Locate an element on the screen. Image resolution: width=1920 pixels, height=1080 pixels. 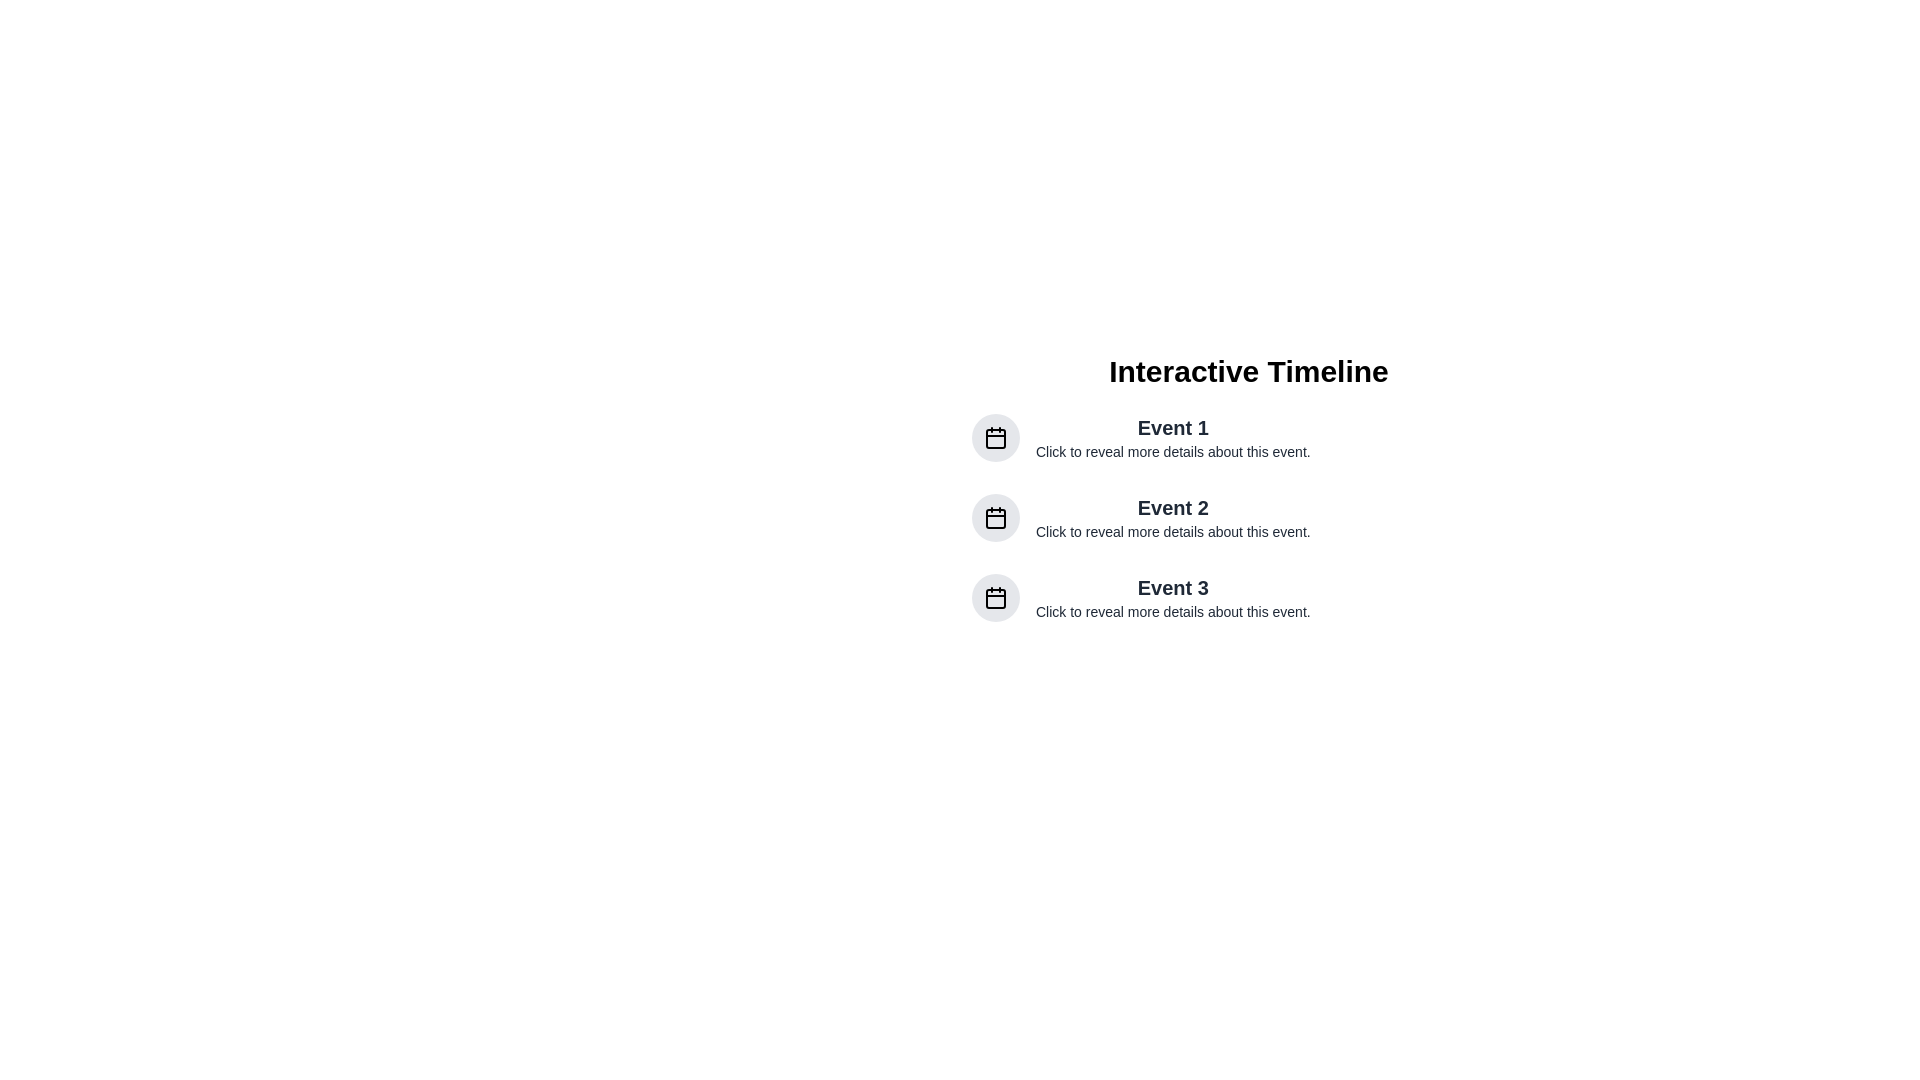
the Timeline Event Entry labeled 'Event 2' is located at coordinates (1247, 516).